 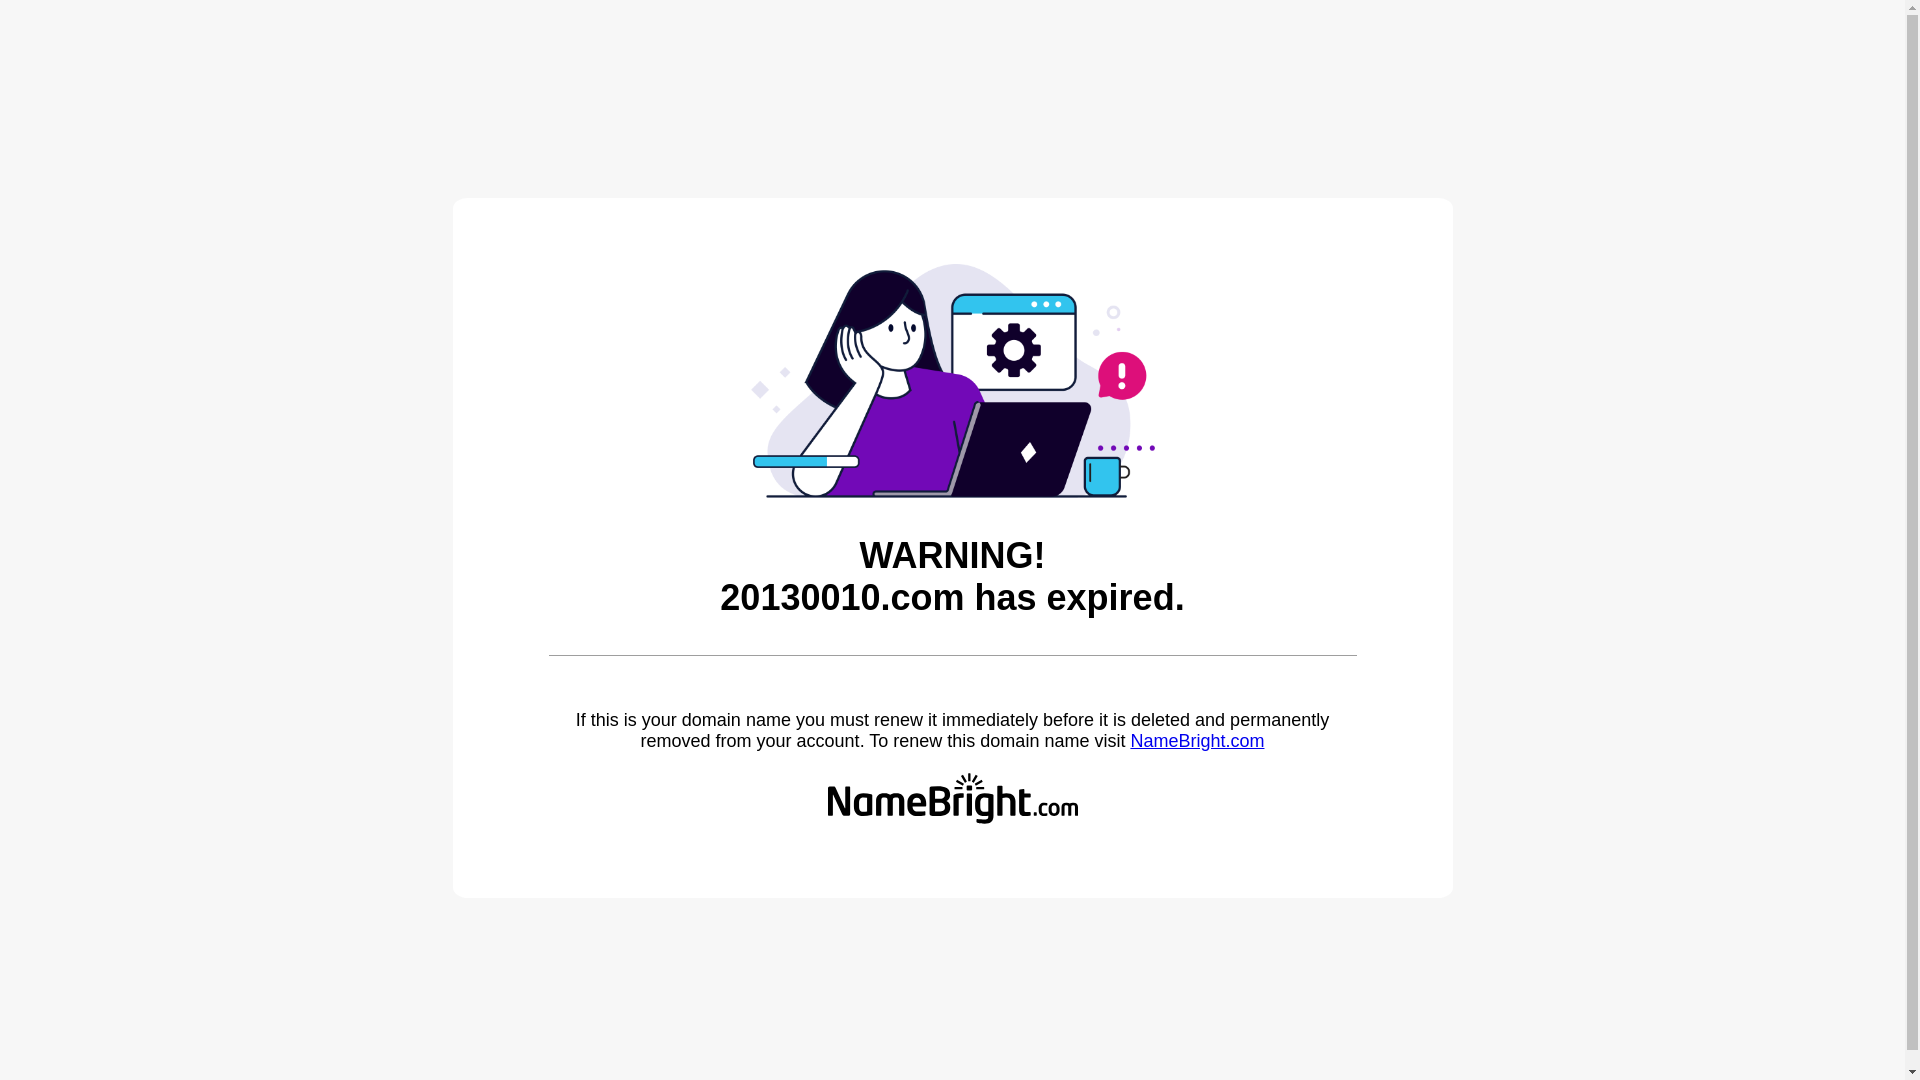 What do you see at coordinates (1196, 740) in the screenshot?
I see `'NameBright.com'` at bounding box center [1196, 740].